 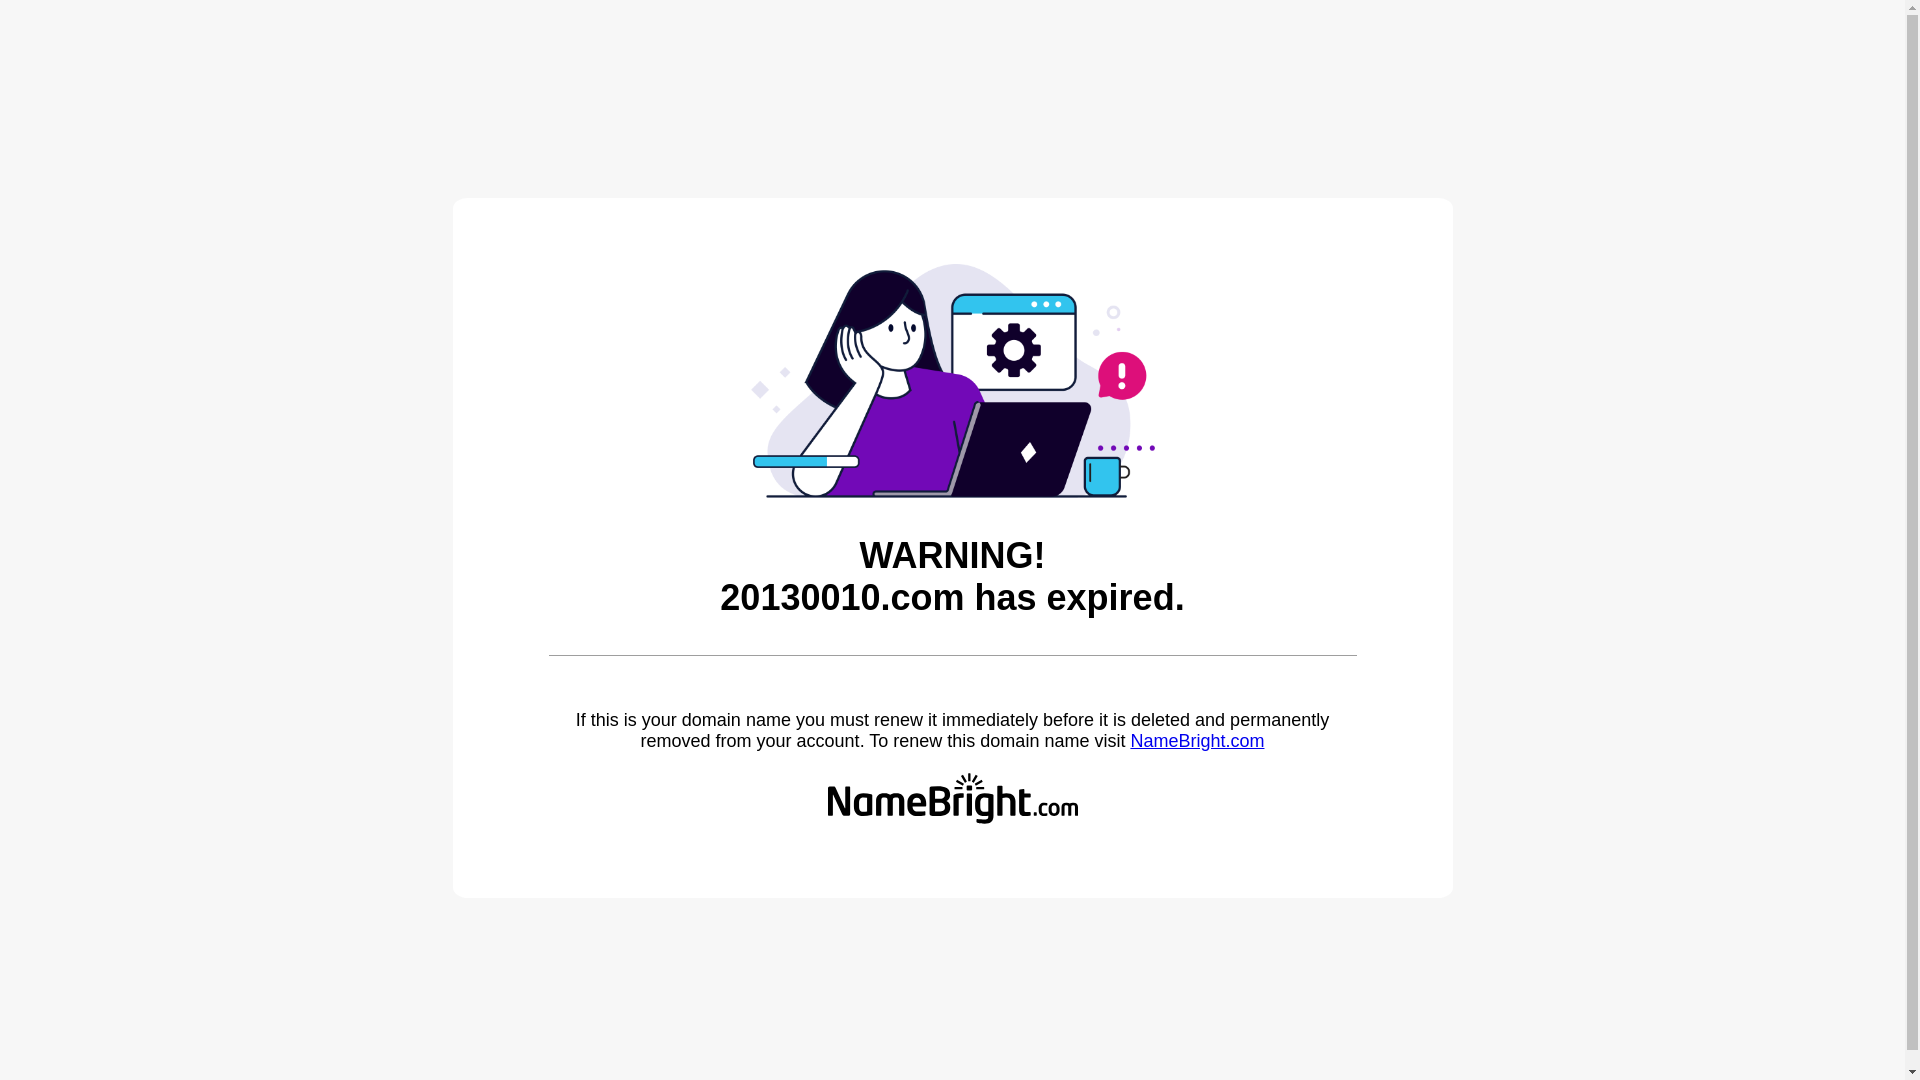 What do you see at coordinates (1196, 740) in the screenshot?
I see `'NameBright.com'` at bounding box center [1196, 740].